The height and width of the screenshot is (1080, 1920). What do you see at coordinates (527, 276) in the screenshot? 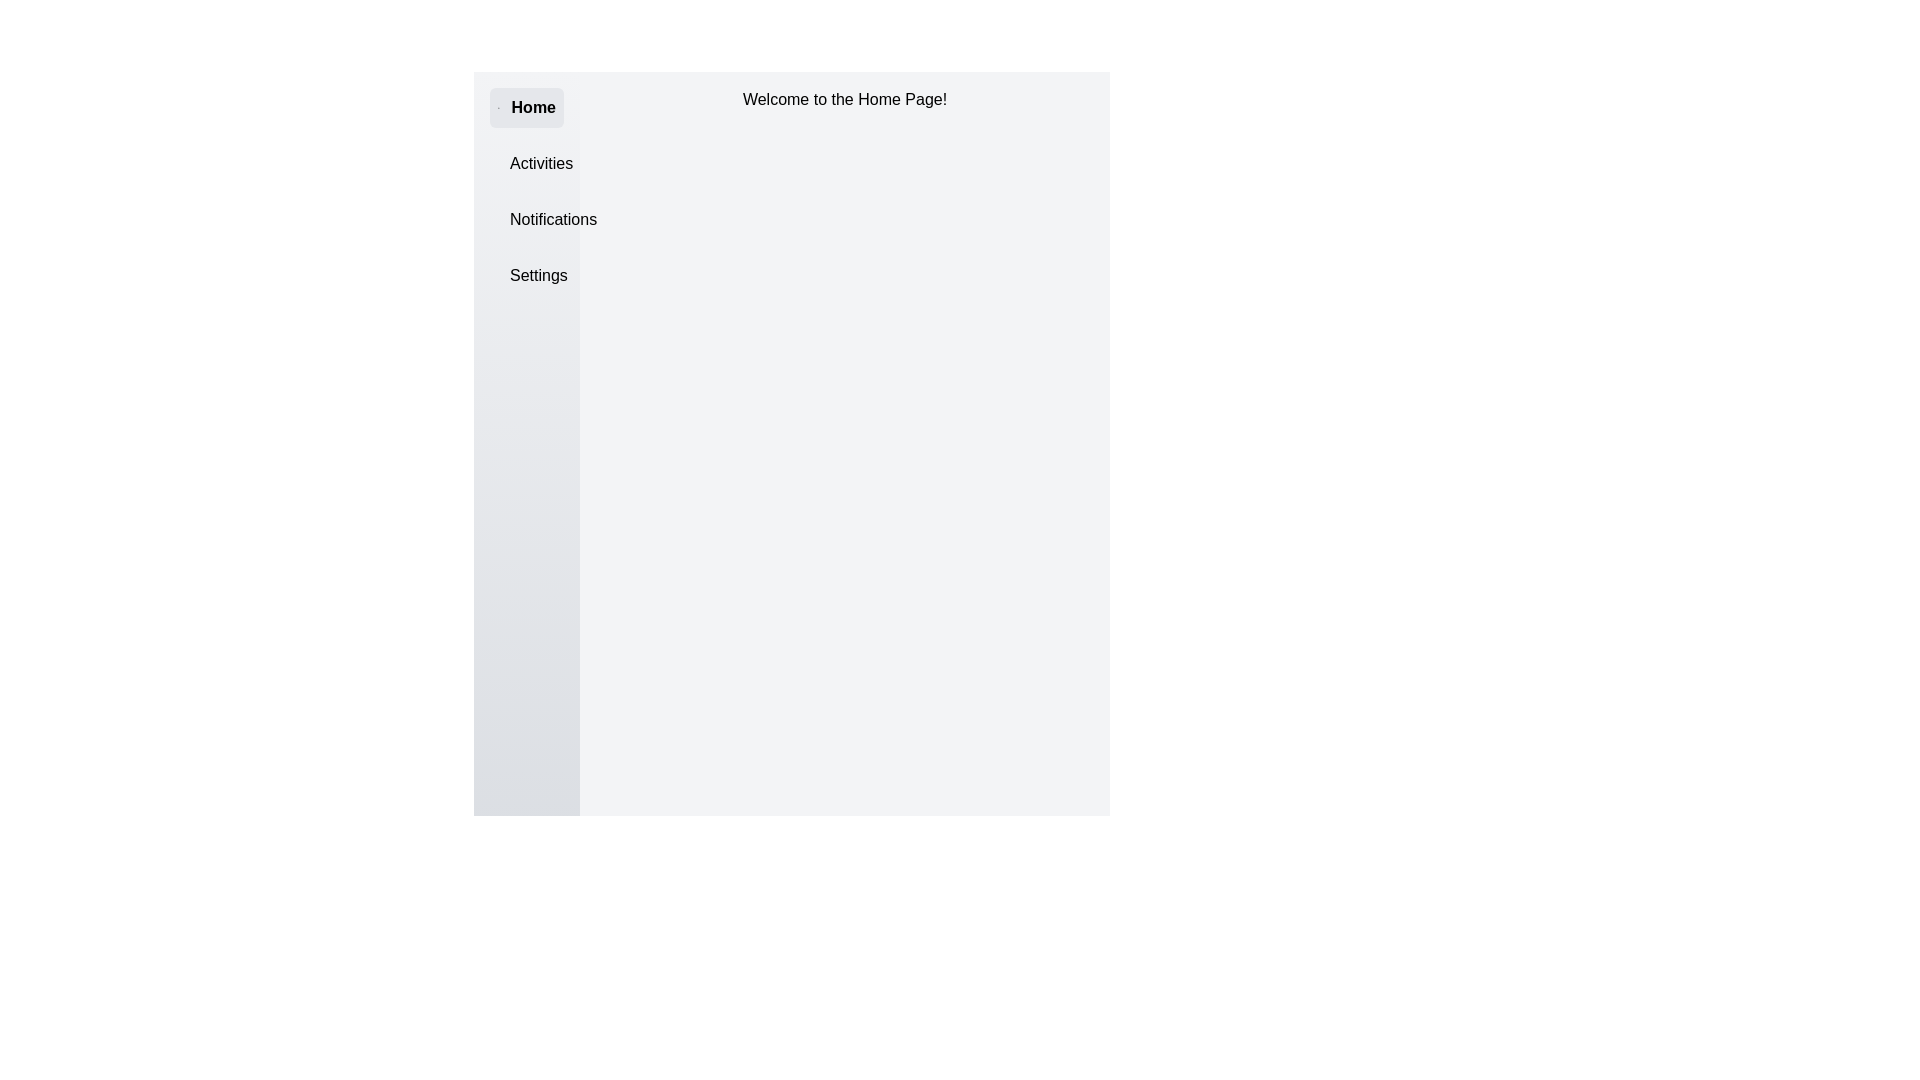
I see `the 'Settings' navigation item in the vertical menu` at bounding box center [527, 276].